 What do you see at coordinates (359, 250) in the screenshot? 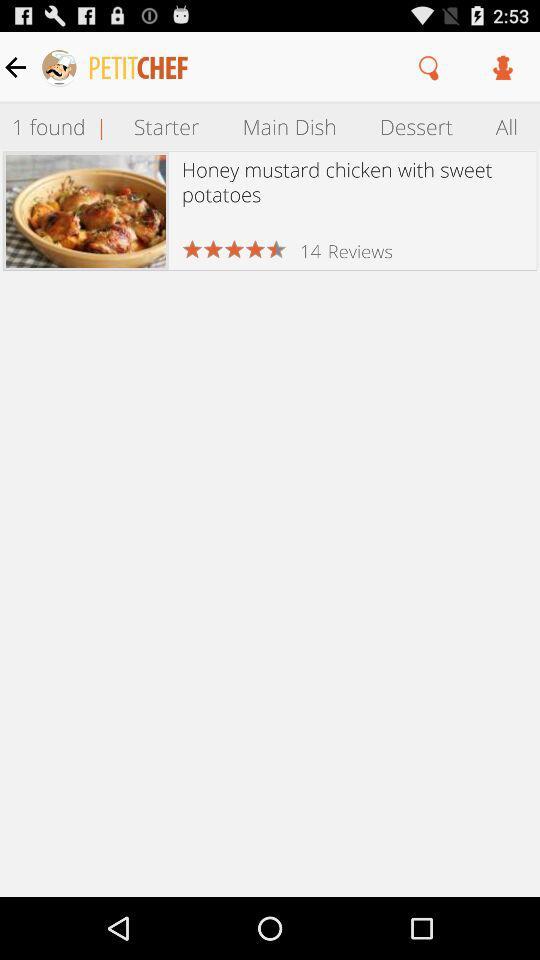
I see `the icon below the honey mustard chicken icon` at bounding box center [359, 250].